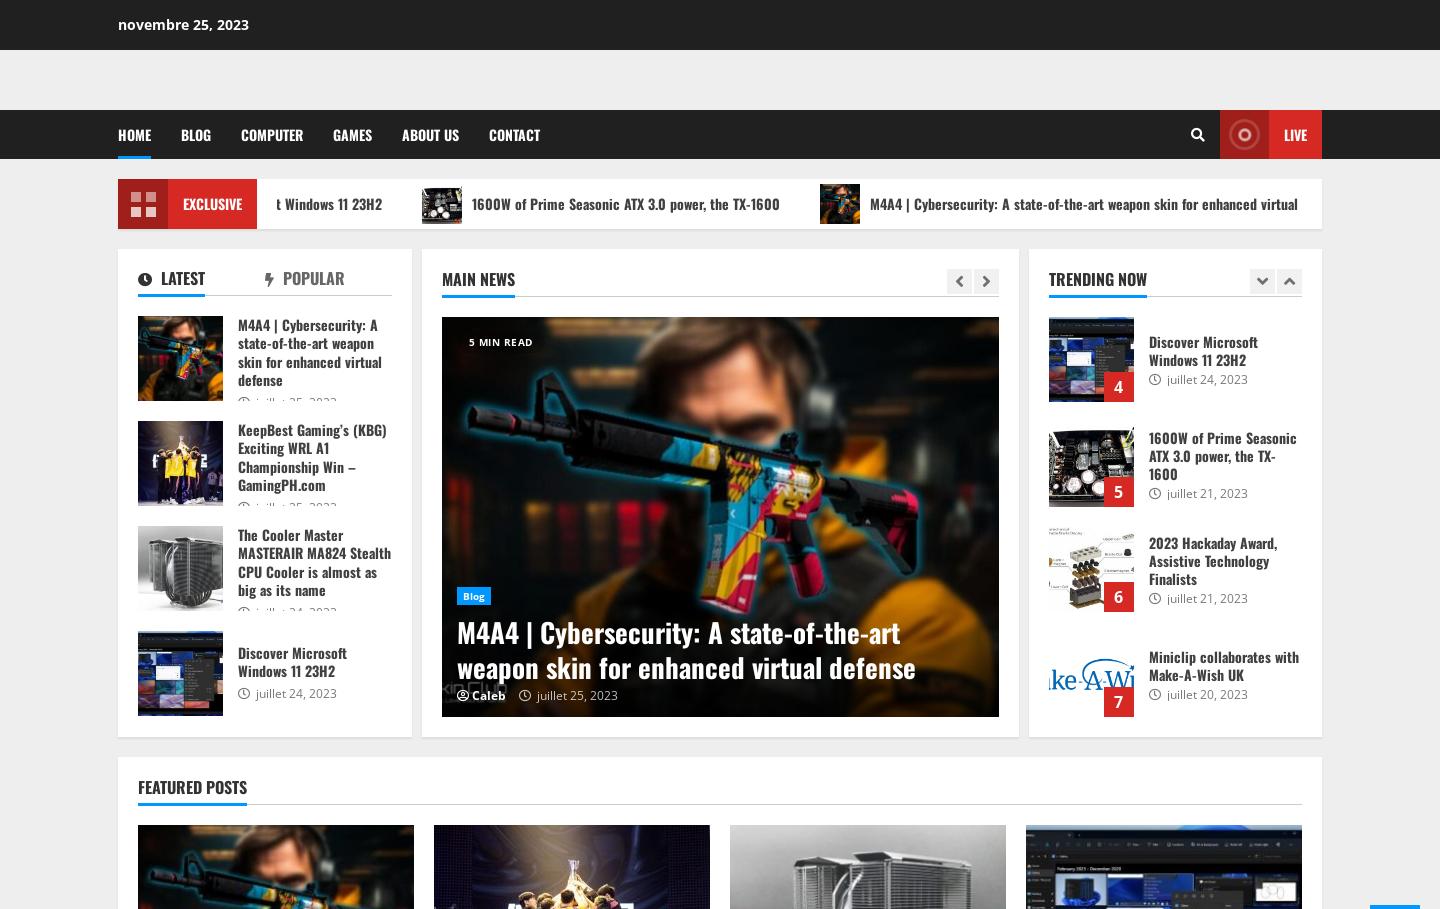  I want to click on 'Contact', so click(513, 134).